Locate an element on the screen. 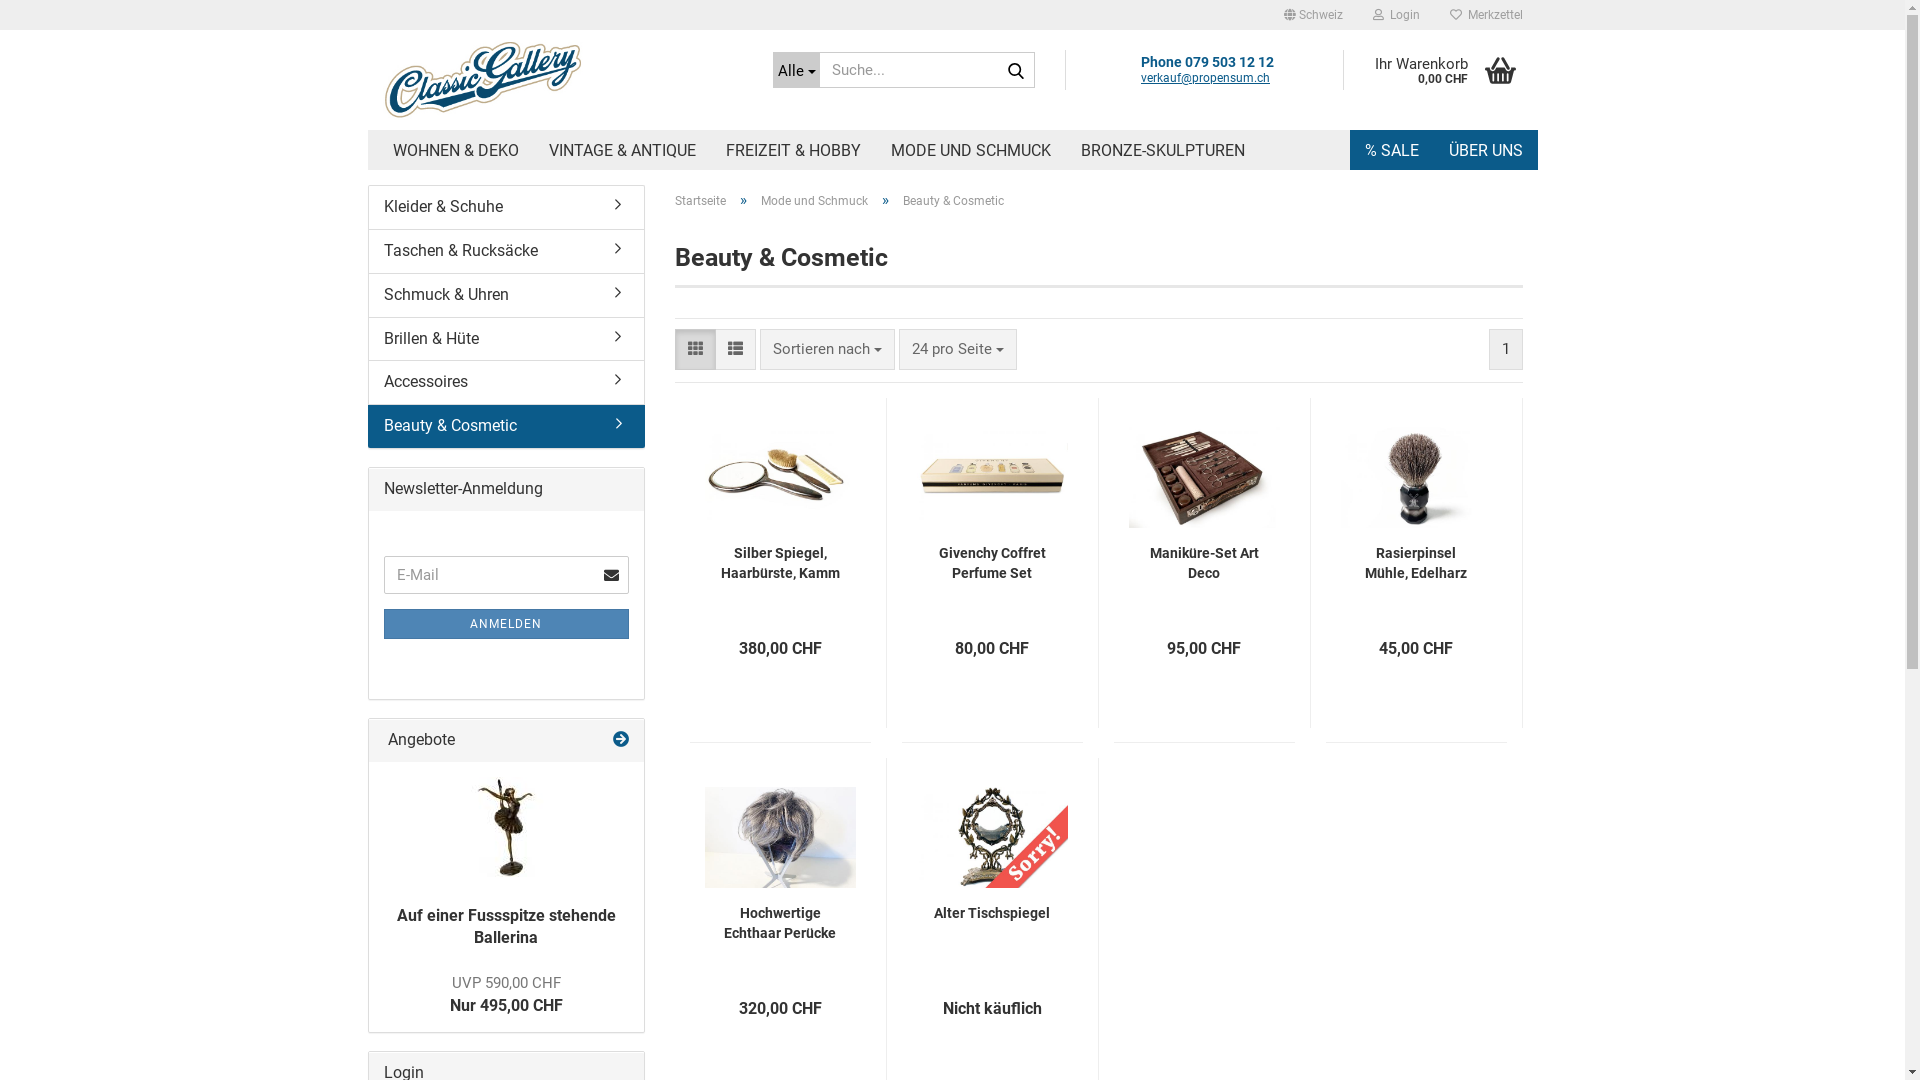 Image resolution: width=1920 pixels, height=1080 pixels. 'Alle' is located at coordinates (794, 68).